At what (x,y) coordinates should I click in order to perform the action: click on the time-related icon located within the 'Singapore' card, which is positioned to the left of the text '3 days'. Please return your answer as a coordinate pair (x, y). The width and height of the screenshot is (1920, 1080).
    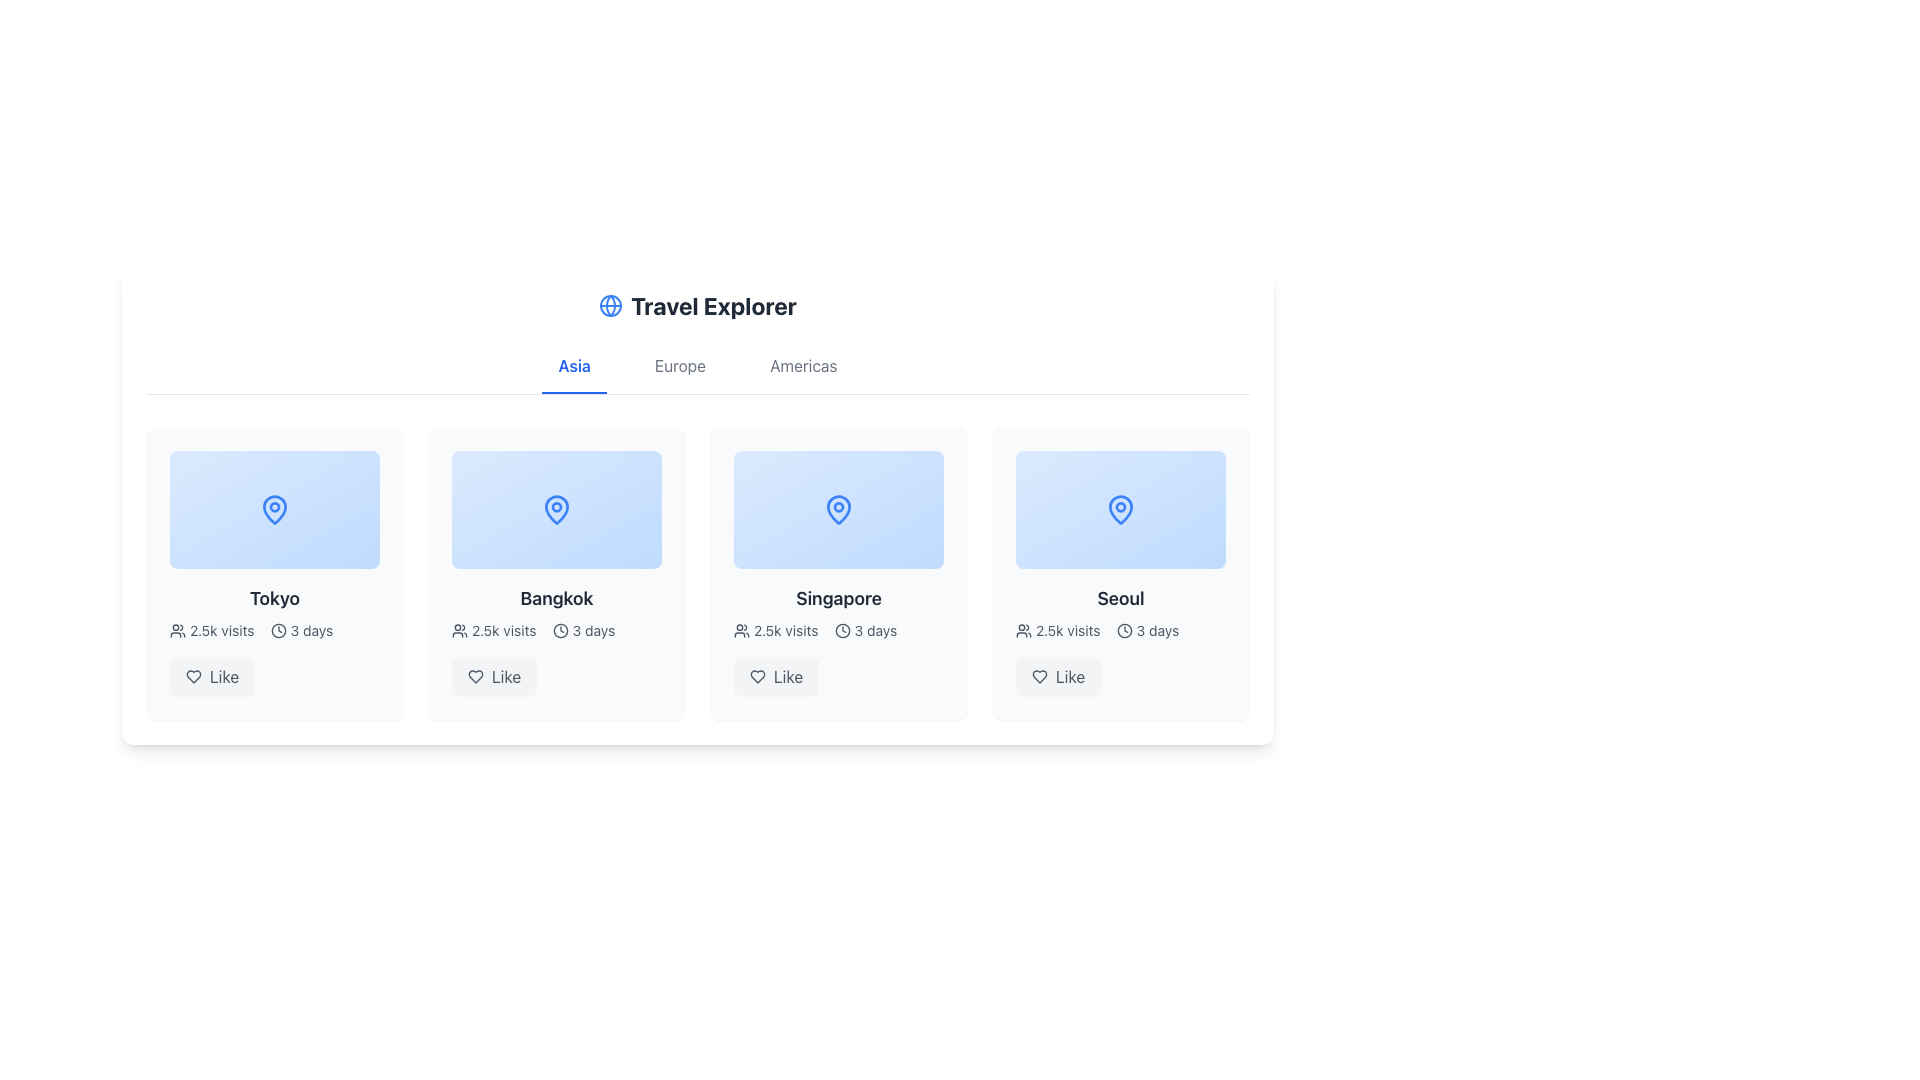
    Looking at the image, I should click on (842, 631).